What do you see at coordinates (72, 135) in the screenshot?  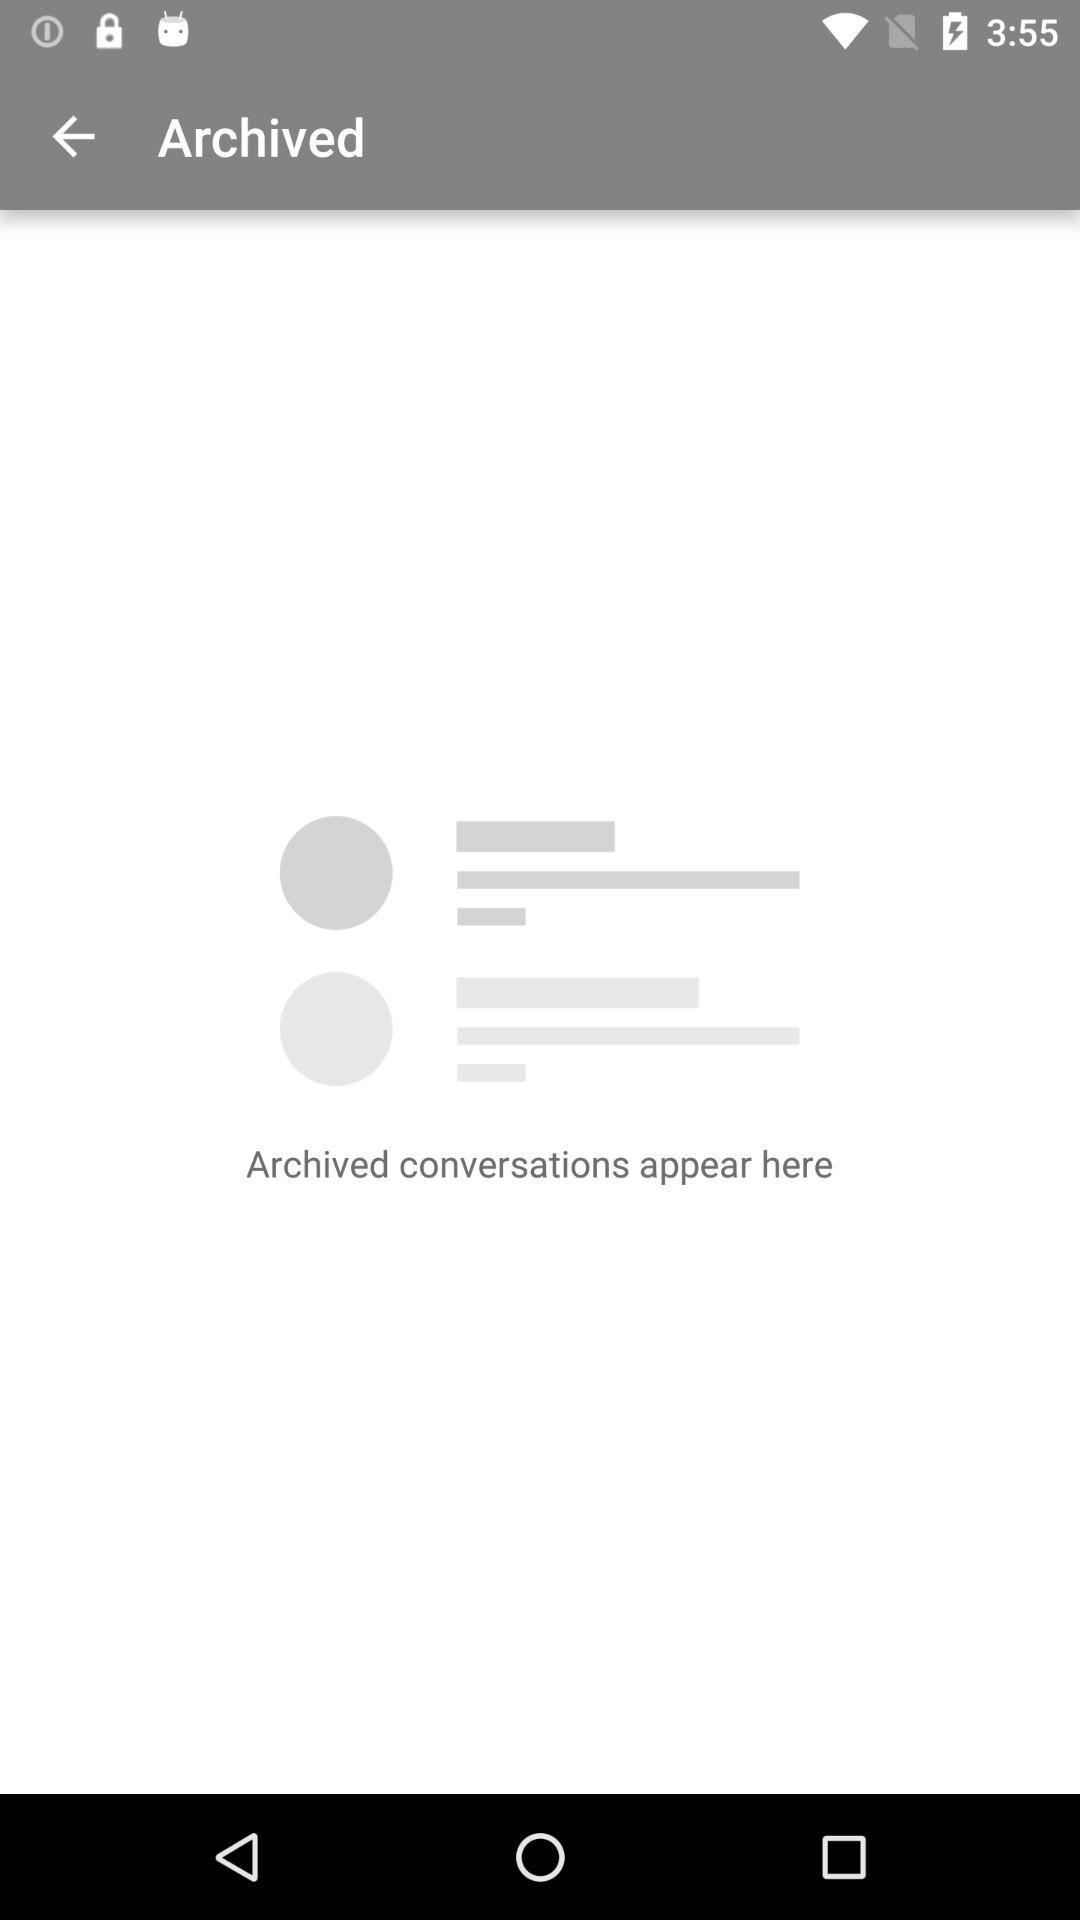 I see `app next to archived` at bounding box center [72, 135].